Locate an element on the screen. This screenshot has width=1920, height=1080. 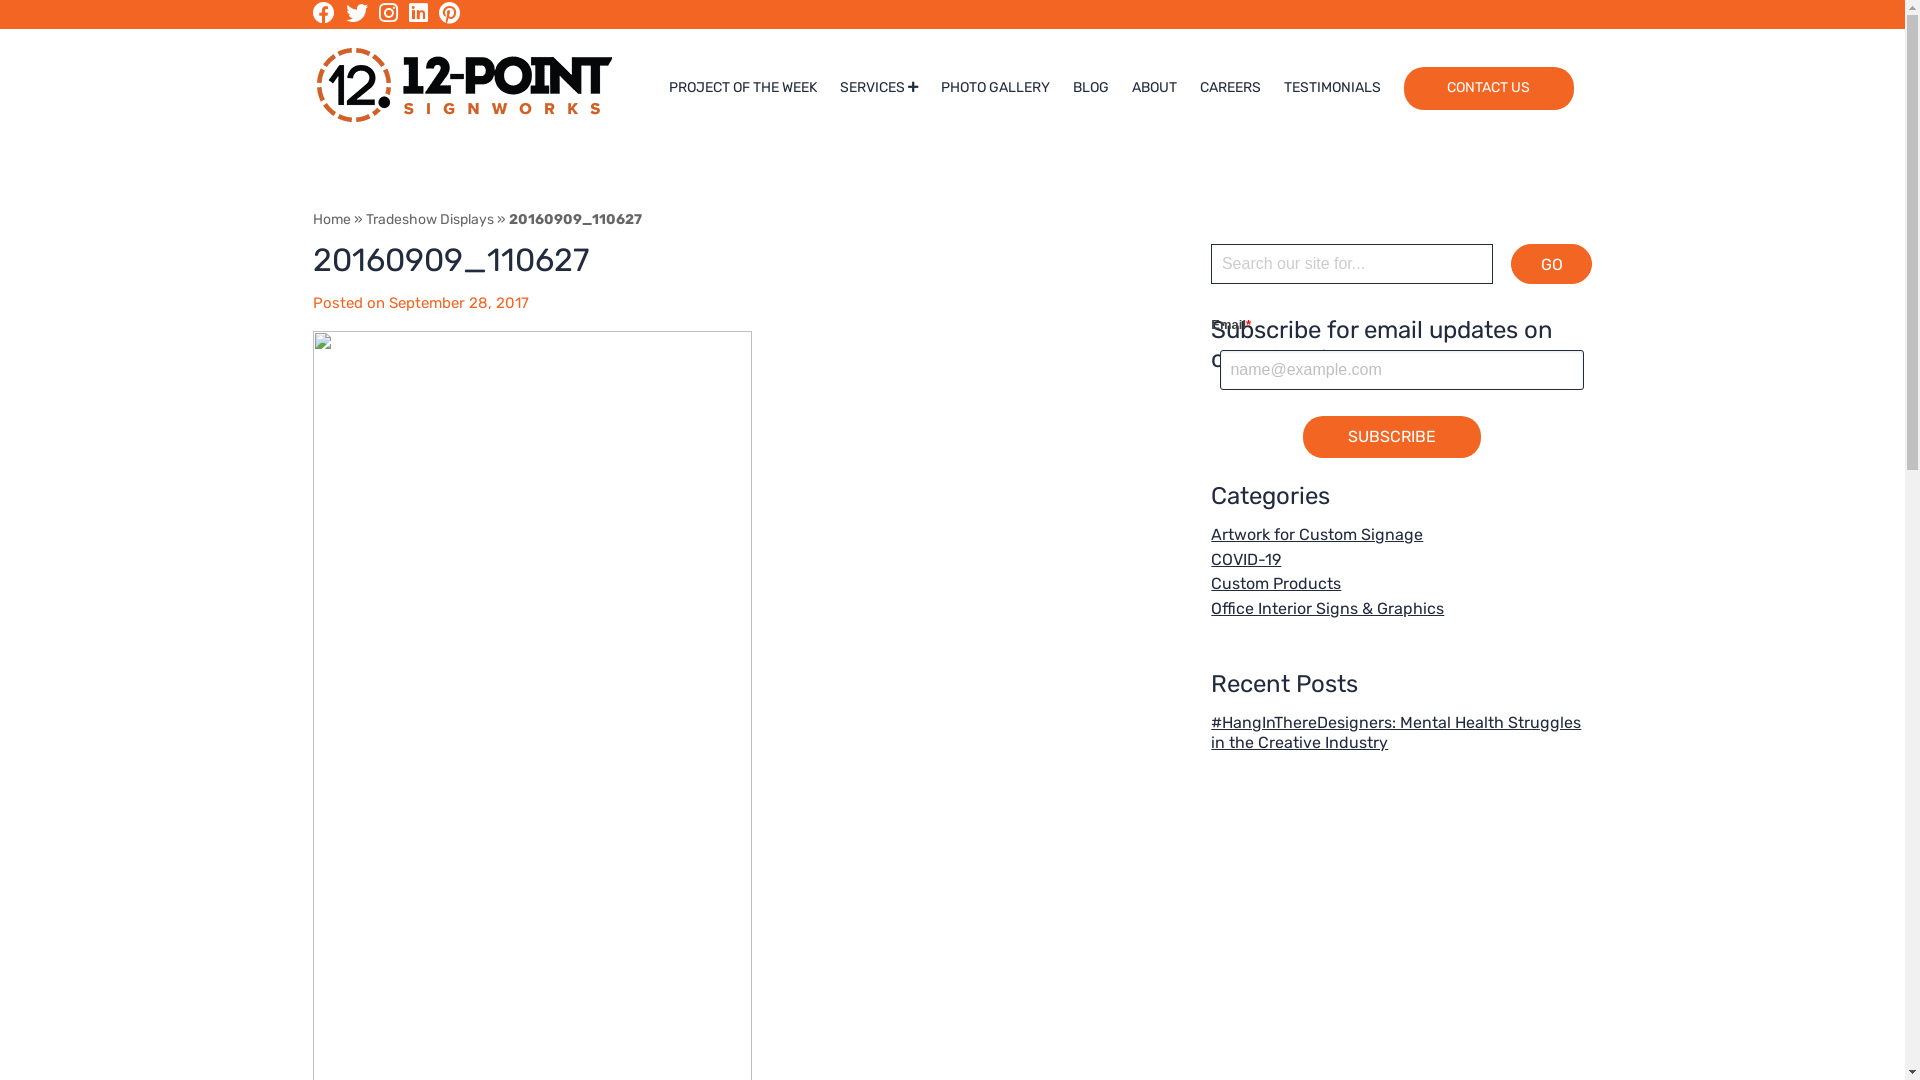
'PROJECT OF THE WEEK' is located at coordinates (668, 87).